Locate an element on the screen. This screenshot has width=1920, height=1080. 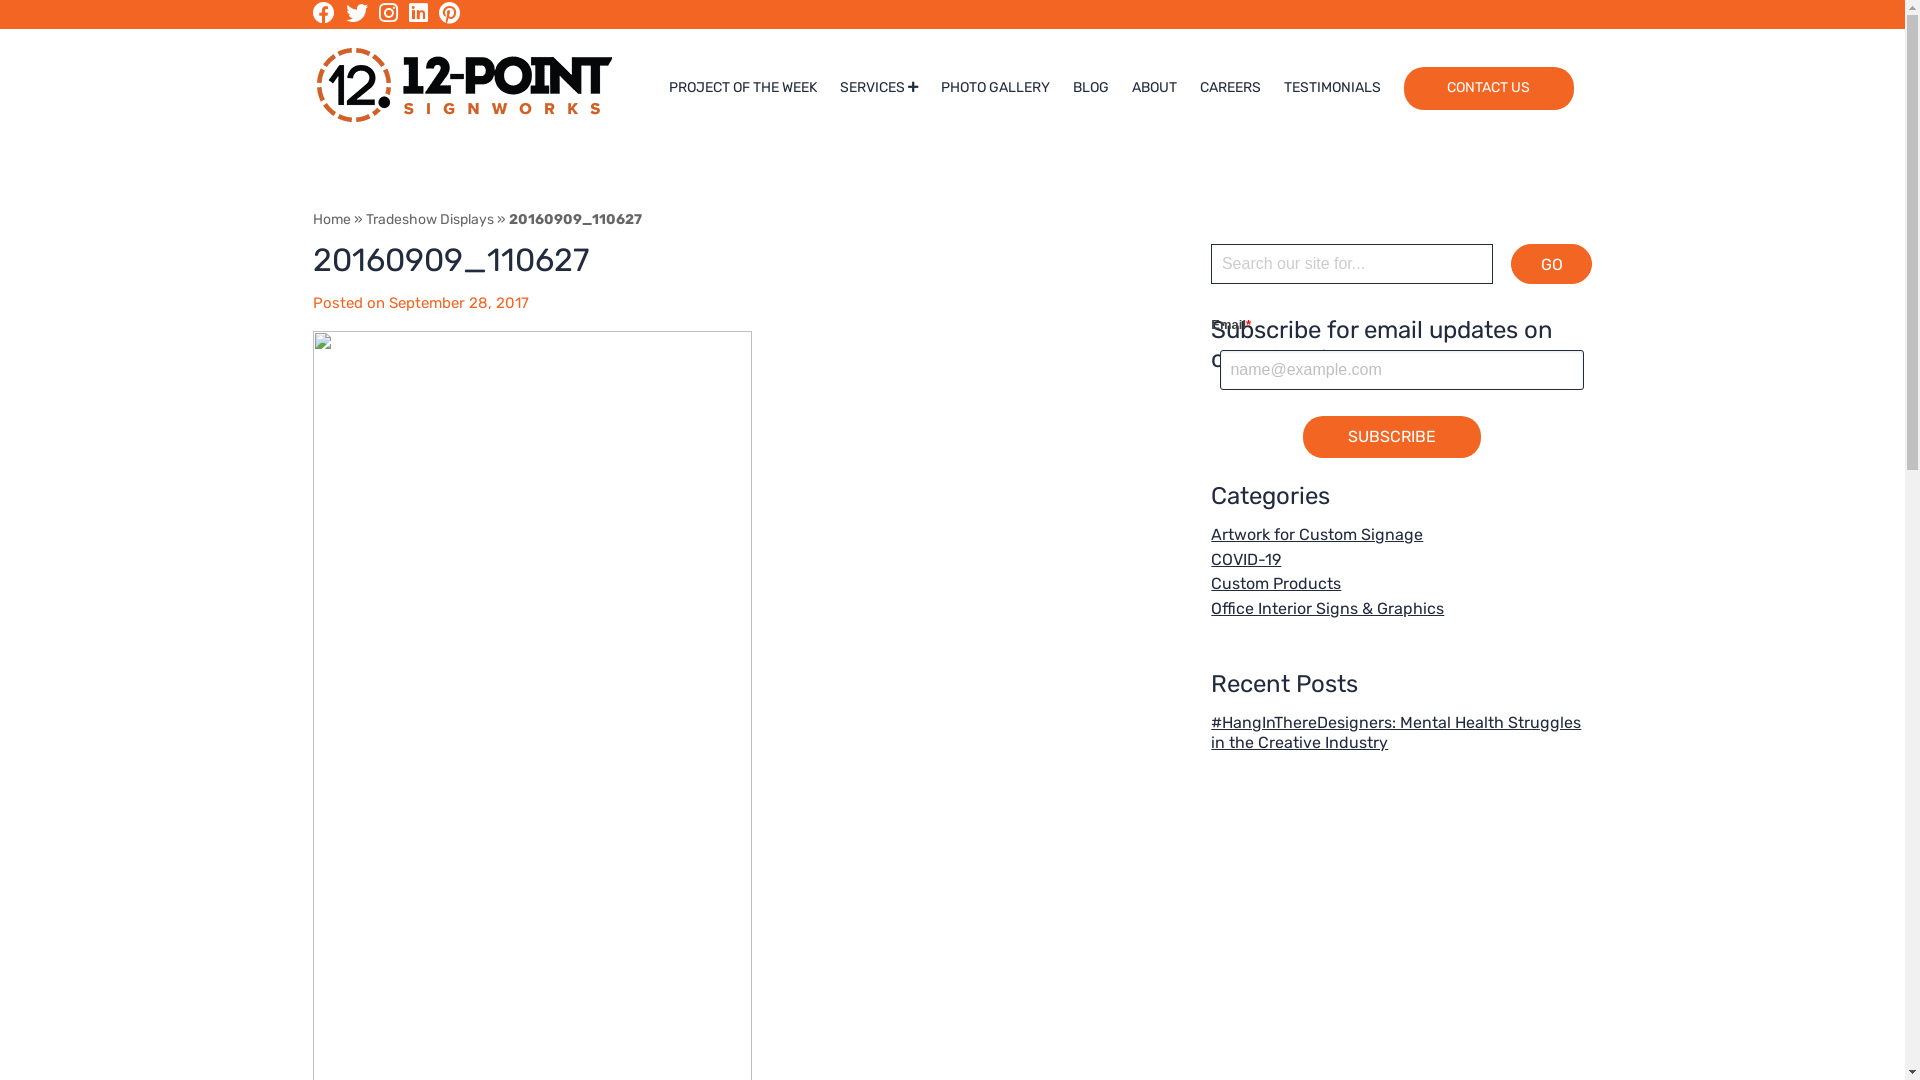
'PROJECT OF THE WEEK' is located at coordinates (668, 87).